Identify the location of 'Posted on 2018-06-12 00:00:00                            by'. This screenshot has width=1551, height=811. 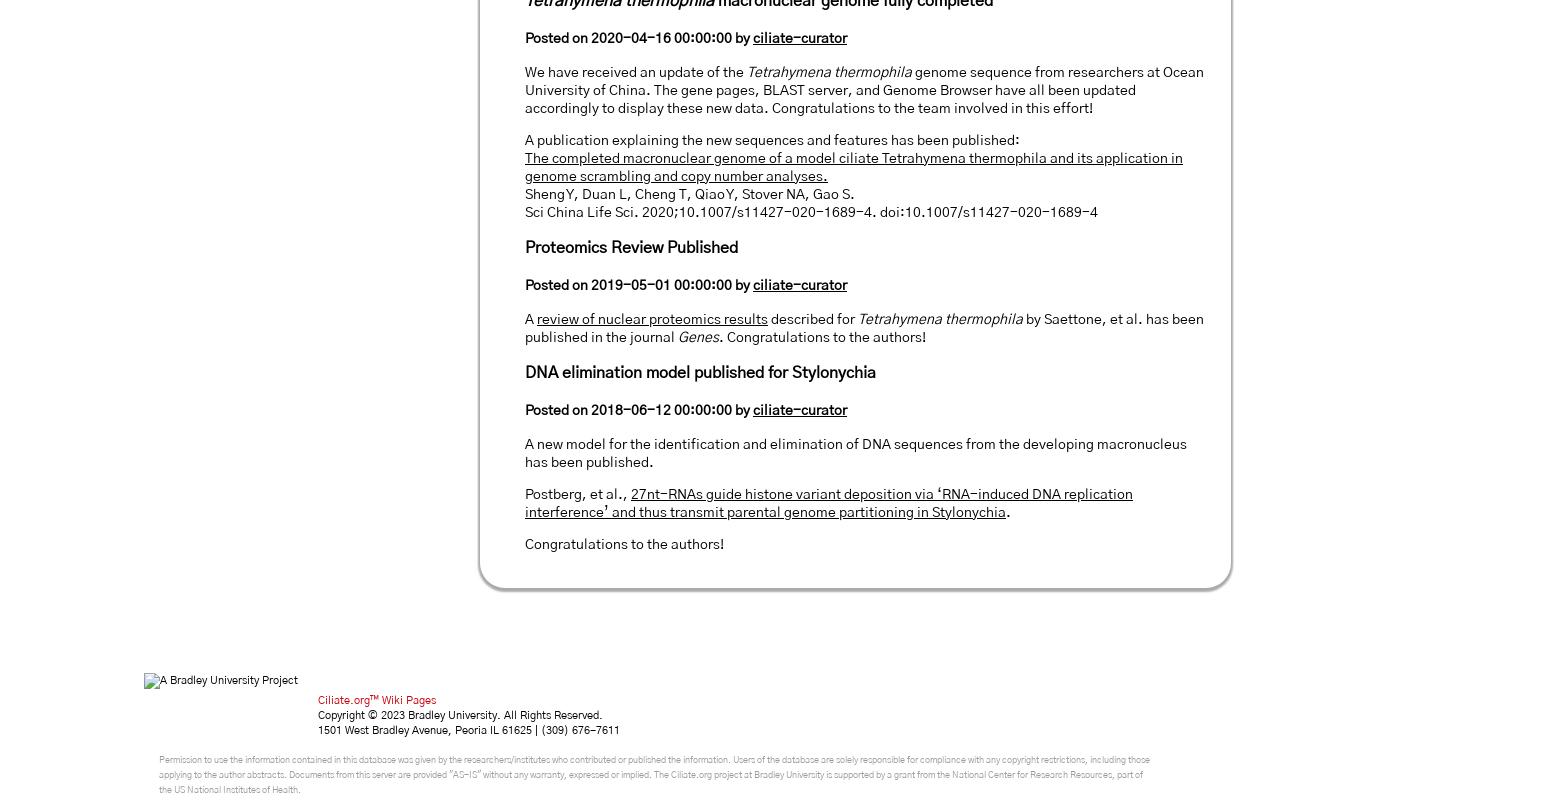
(639, 408).